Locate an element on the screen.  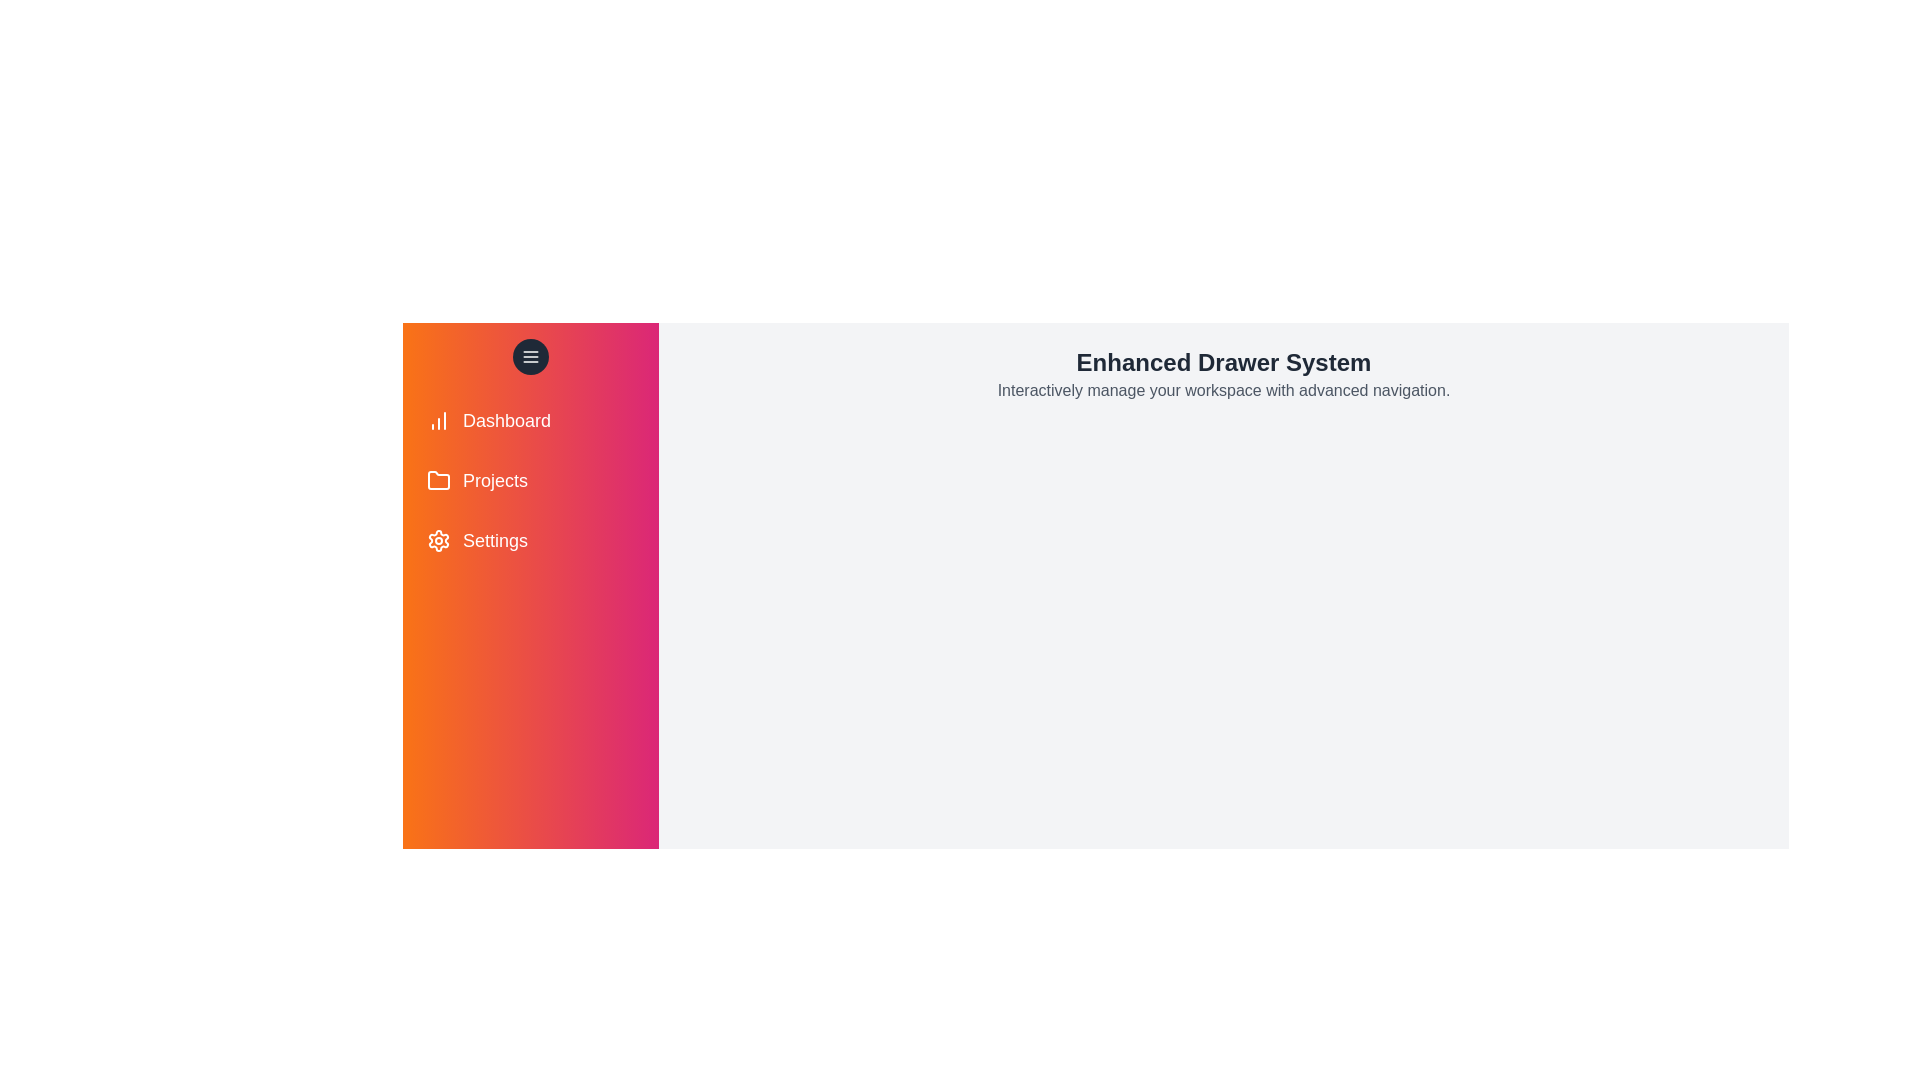
the menu item labeled Dashboard is located at coordinates (531, 419).